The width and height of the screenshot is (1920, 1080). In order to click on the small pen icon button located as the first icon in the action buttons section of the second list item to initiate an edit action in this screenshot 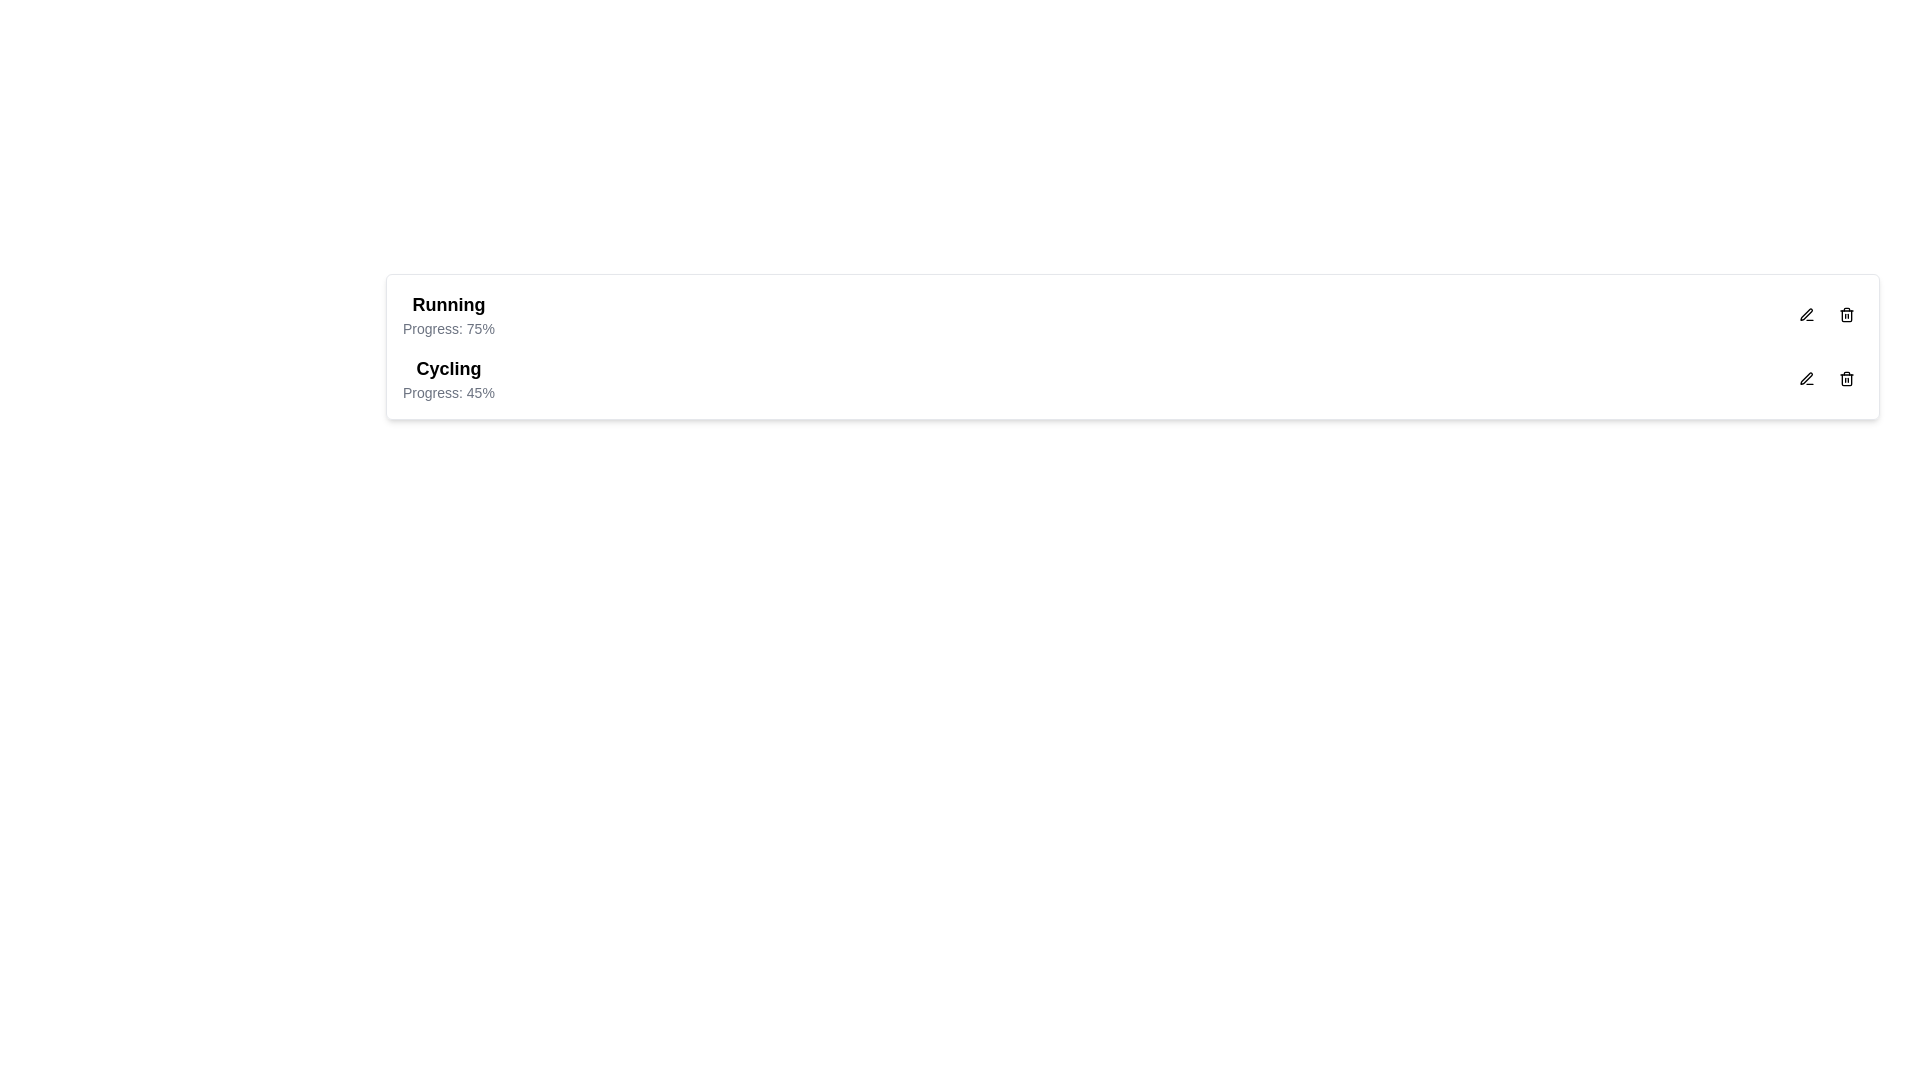, I will do `click(1806, 378)`.